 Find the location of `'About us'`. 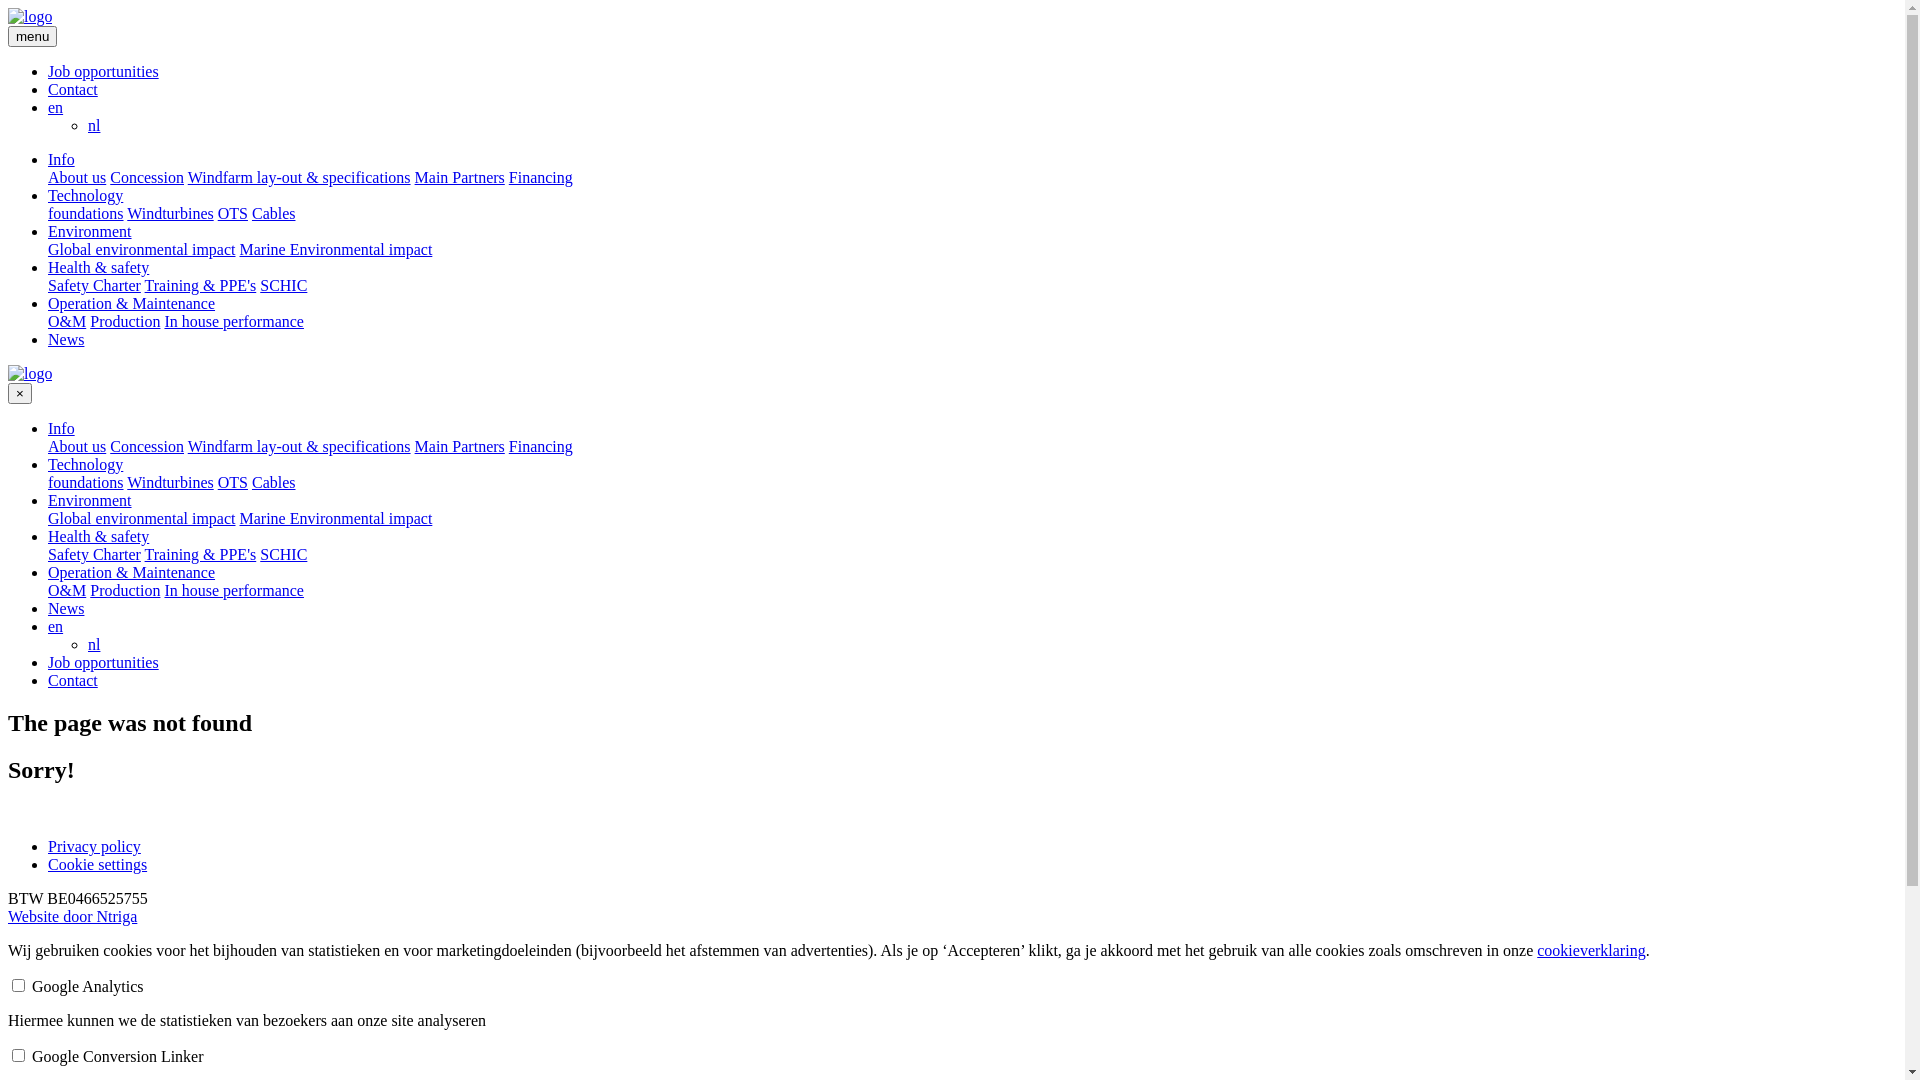

'About us' is located at coordinates (76, 176).